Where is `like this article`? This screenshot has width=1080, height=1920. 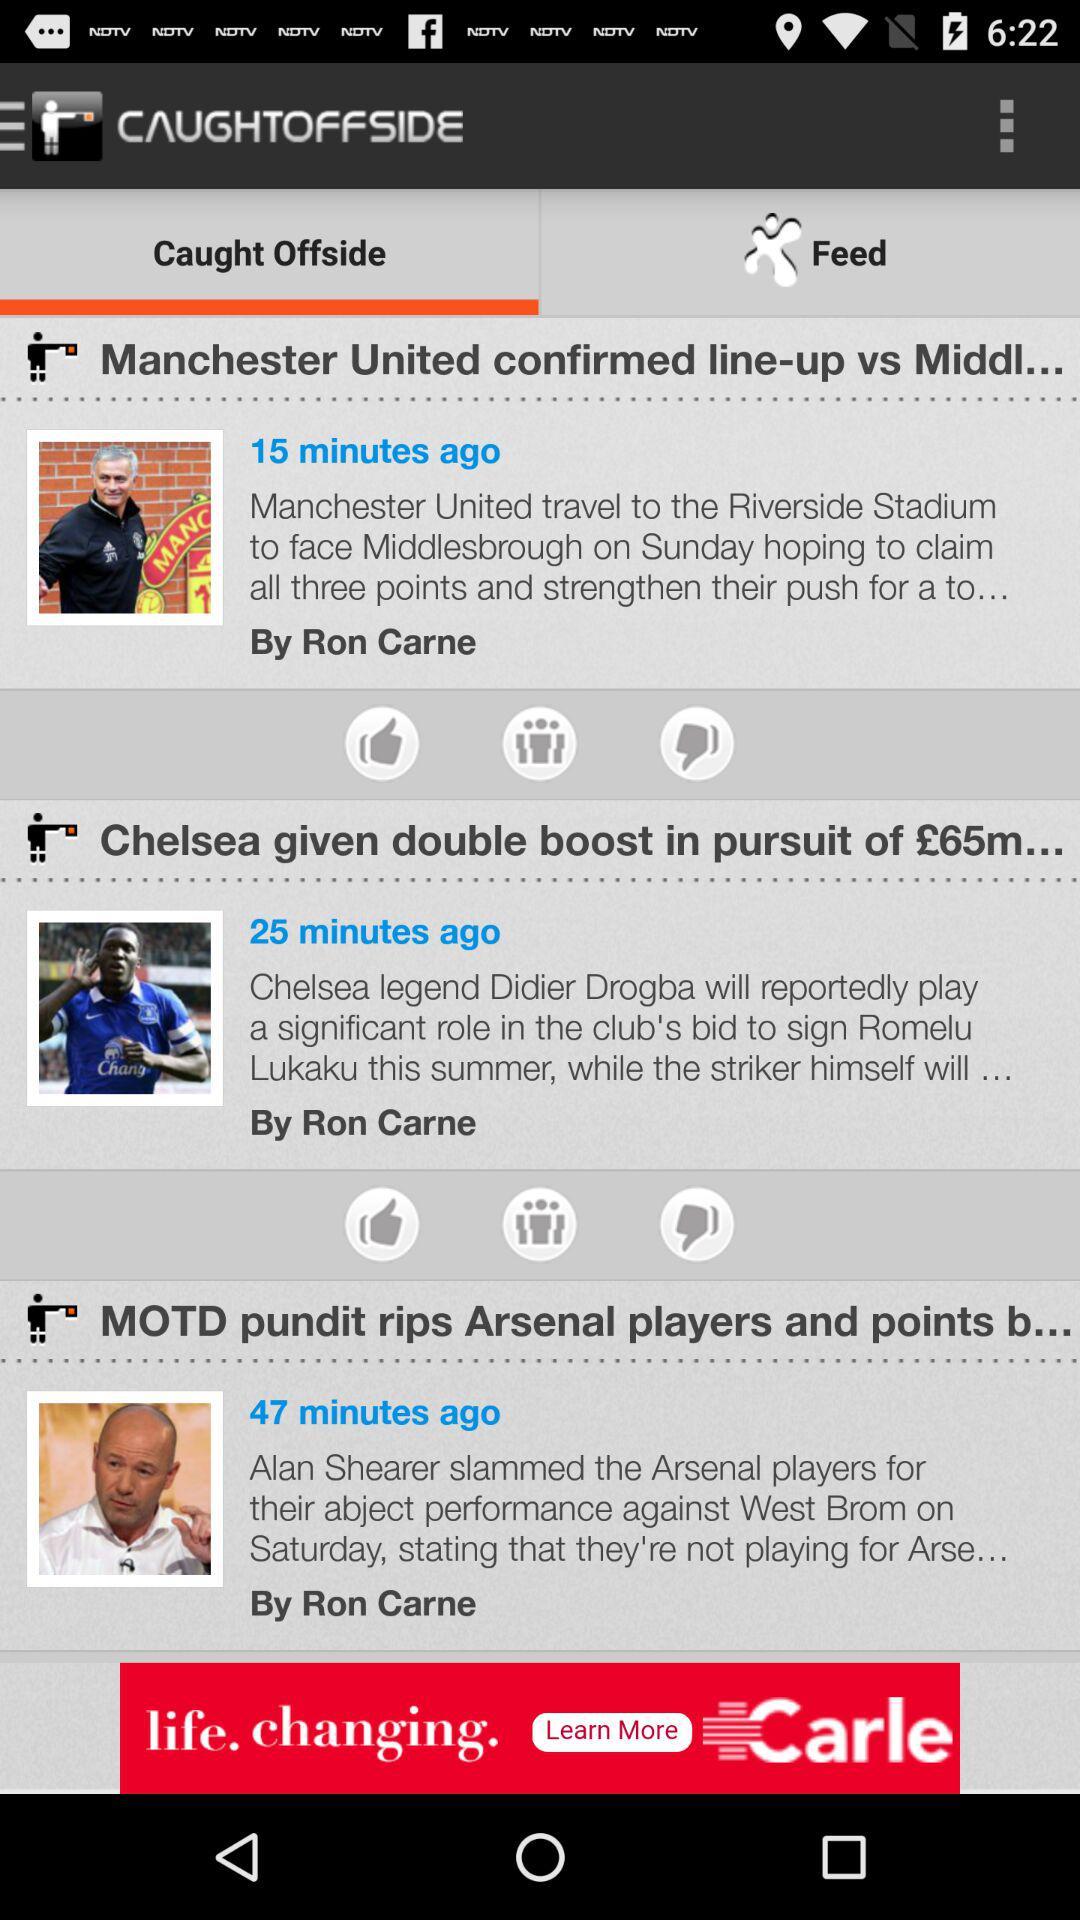 like this article is located at coordinates (382, 1223).